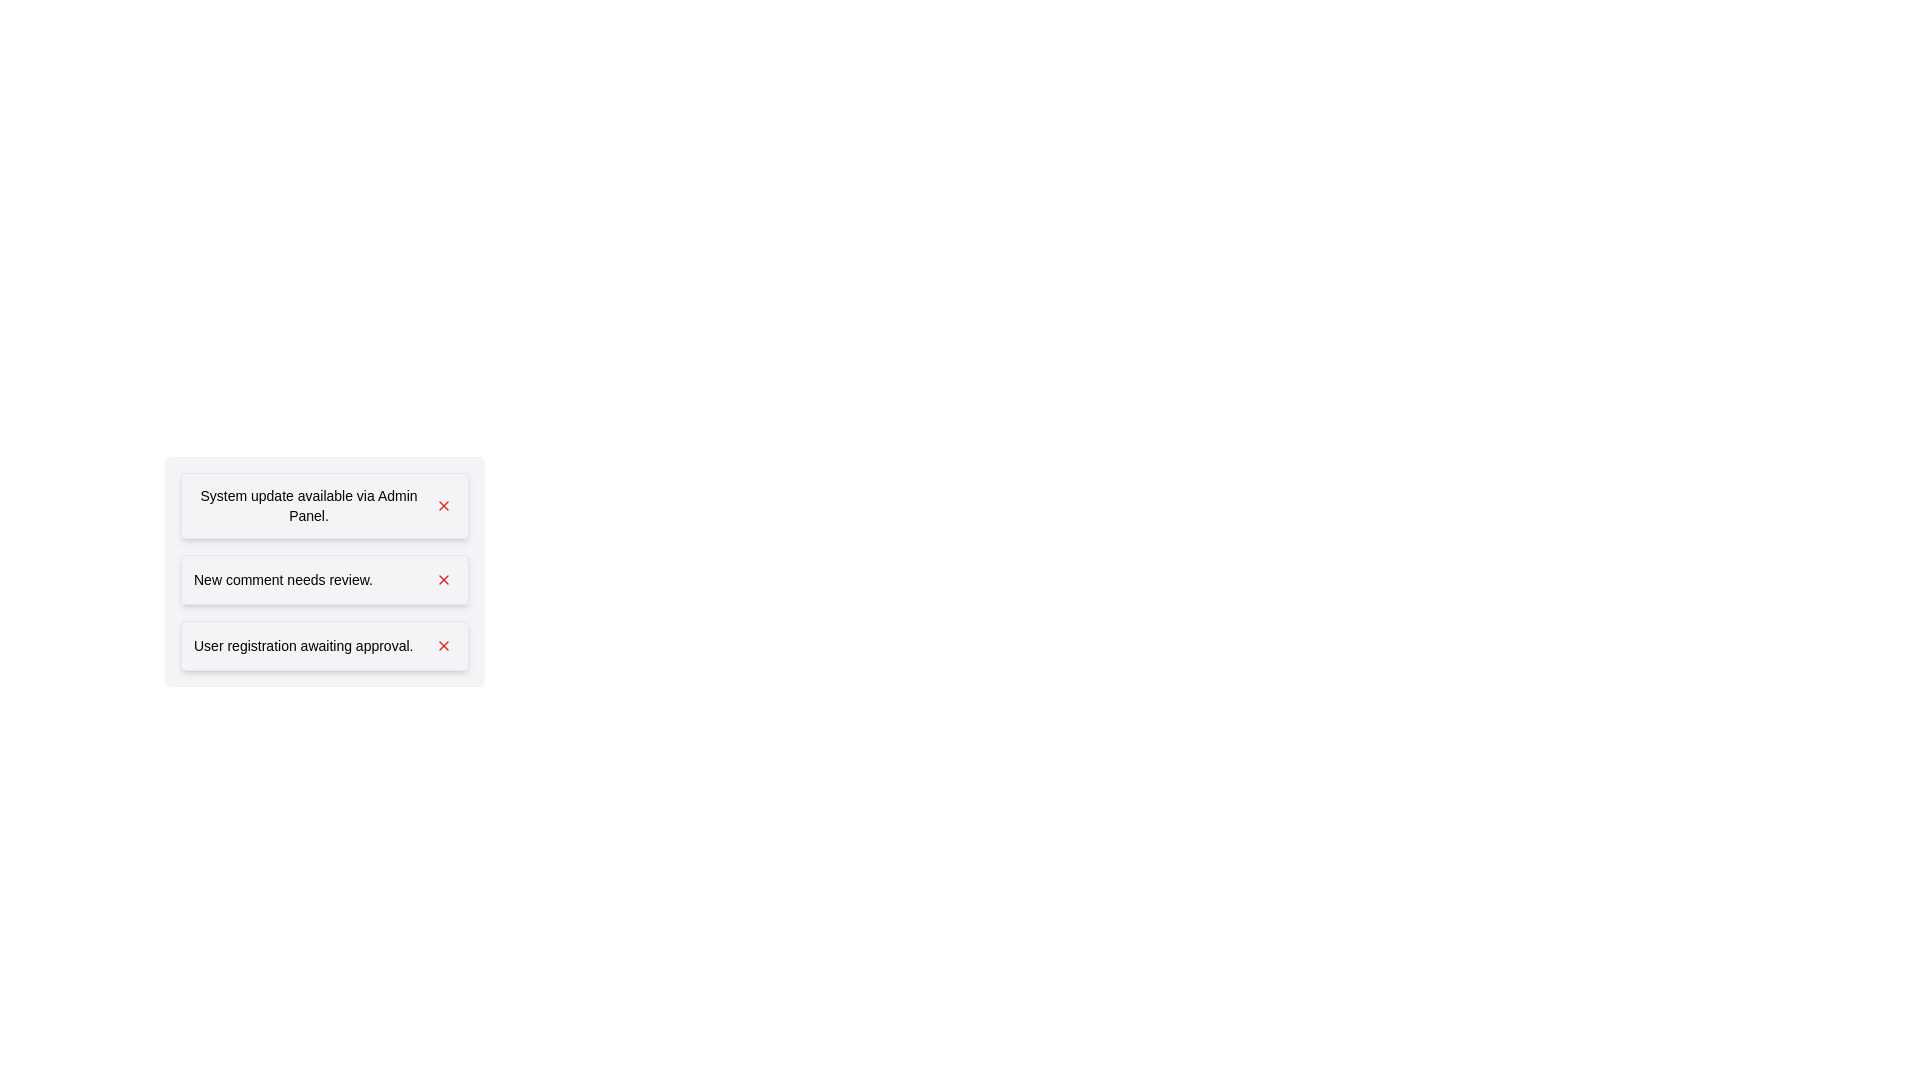 This screenshot has height=1080, width=1920. I want to click on the details of the notification alert box that indicates 'User registration awaiting approval.', so click(325, 645).